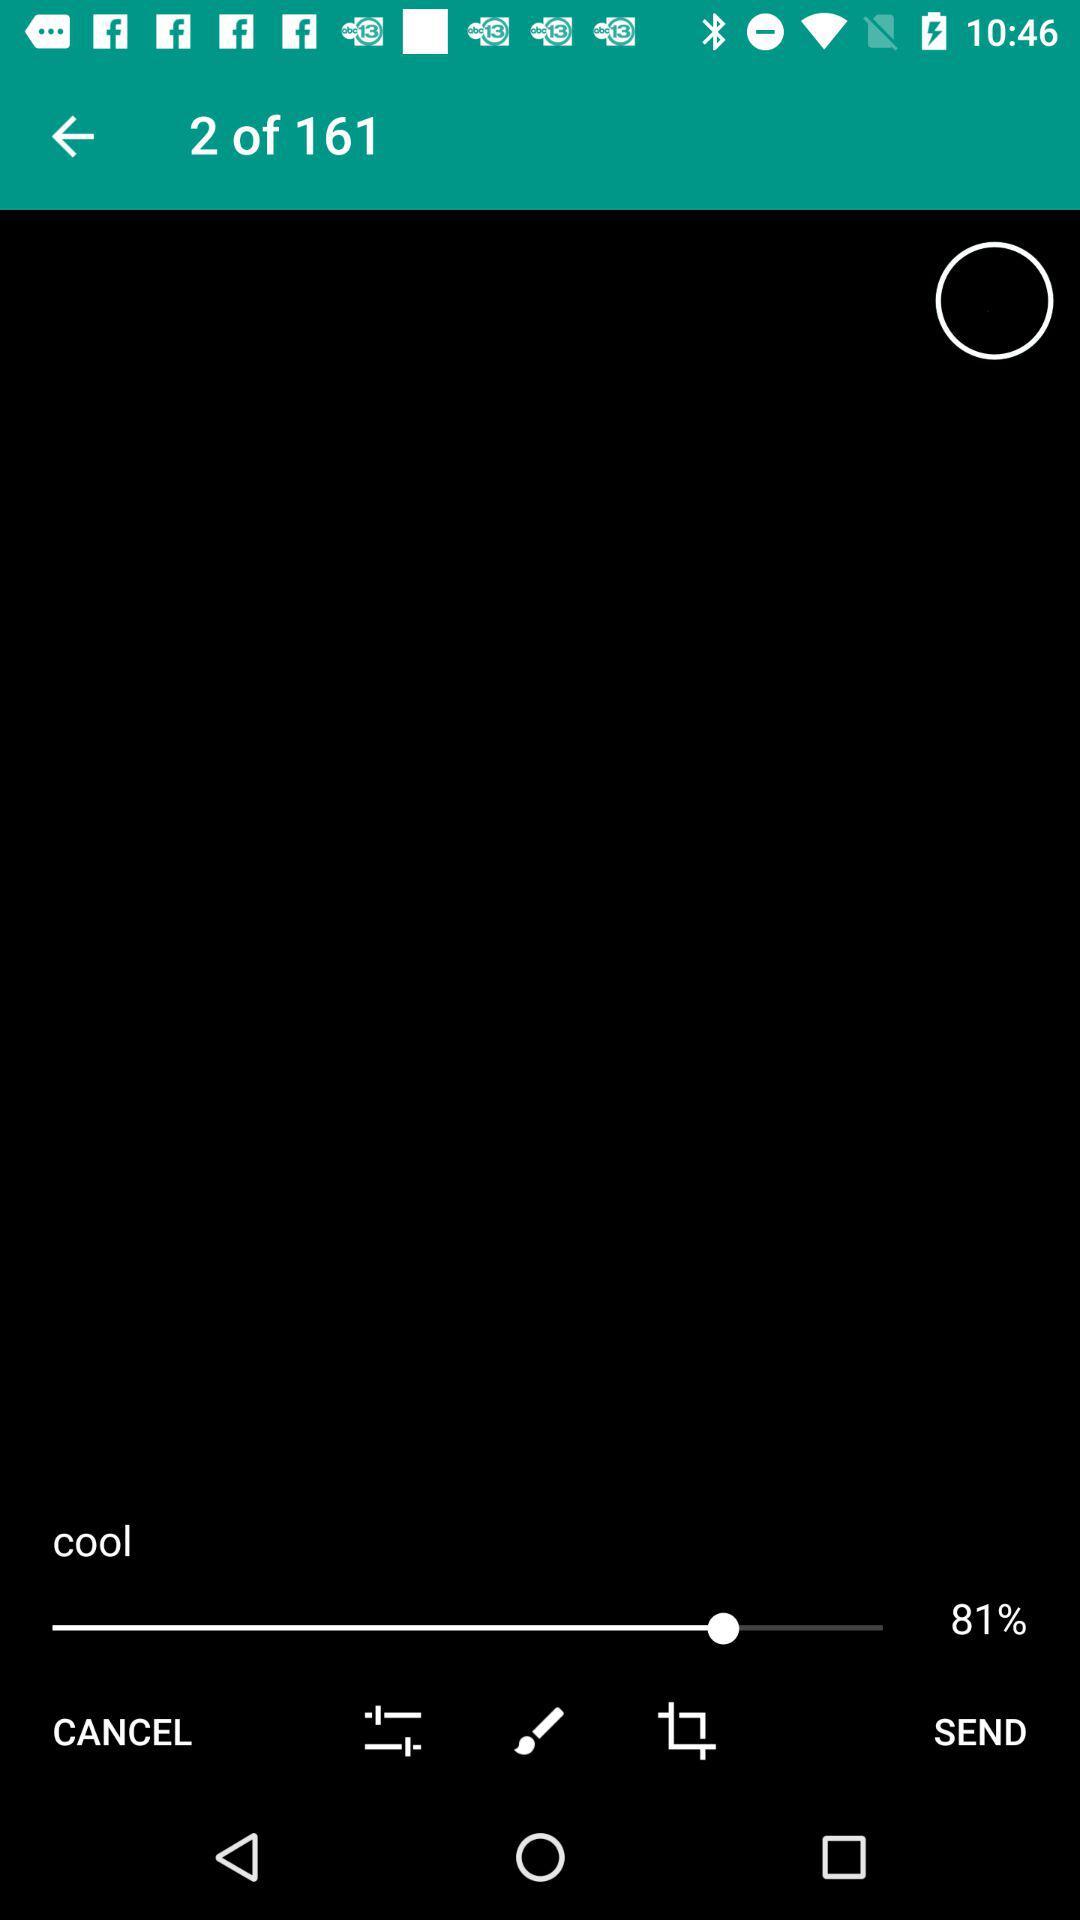 This screenshot has width=1080, height=1920. I want to click on the cool item, so click(540, 1538).